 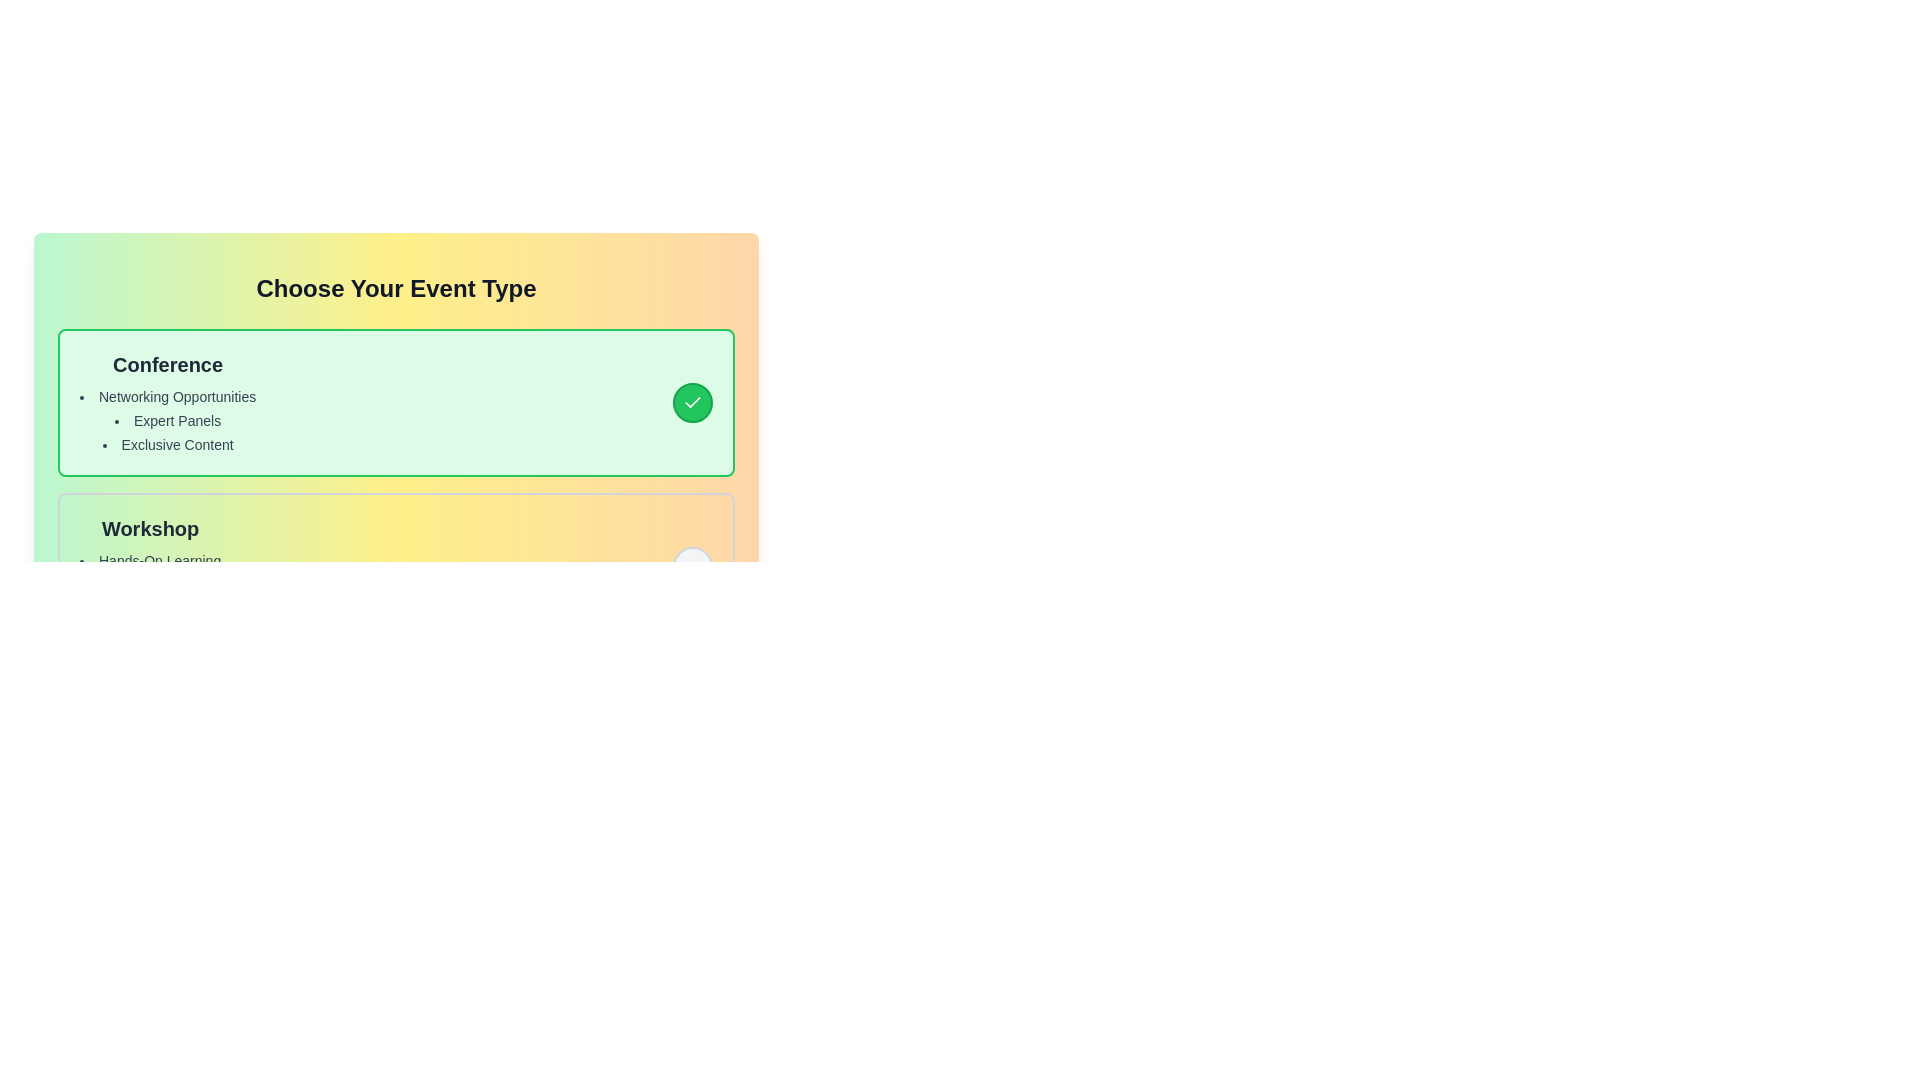 I want to click on bold title text label 'Conference' which is styled with a larger font size and dark gray color, located at the top of the 'Conference' section box, so click(x=168, y=365).